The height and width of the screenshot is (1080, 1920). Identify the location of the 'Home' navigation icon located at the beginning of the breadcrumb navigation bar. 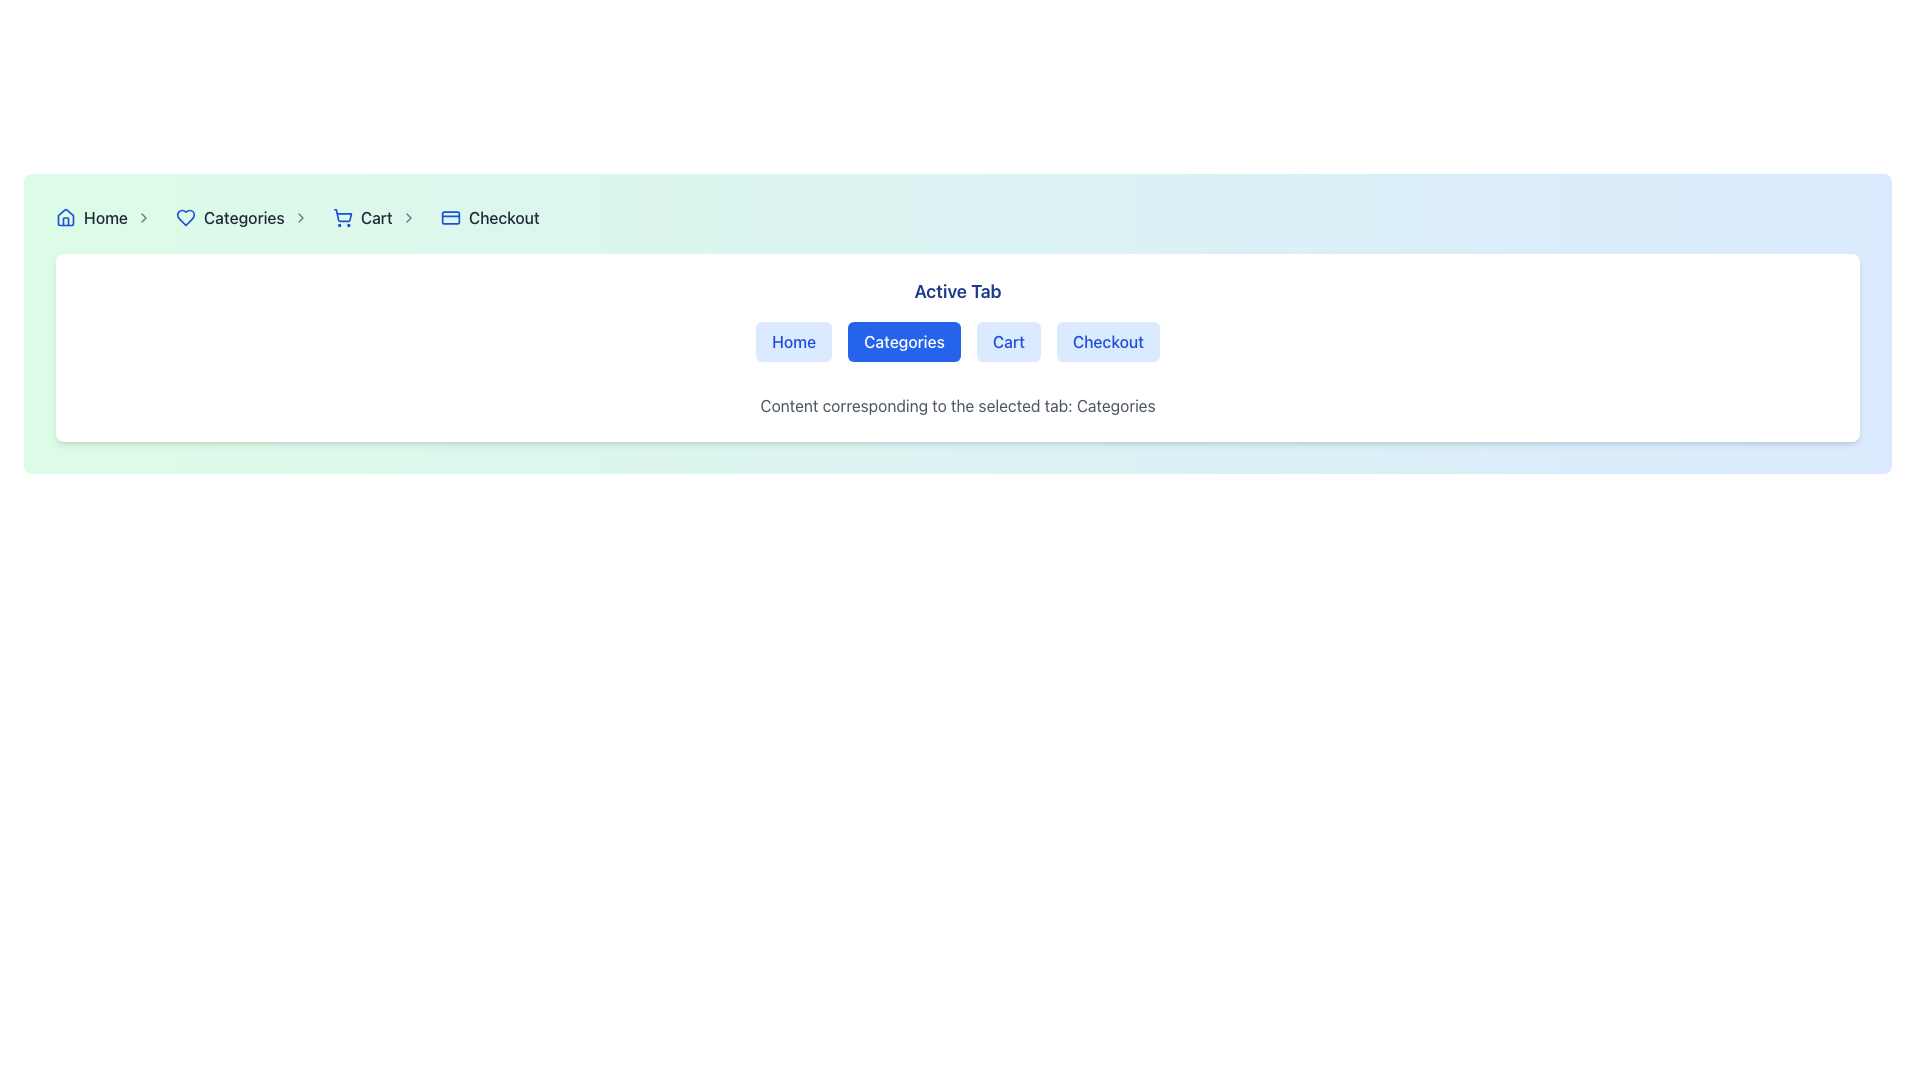
(66, 218).